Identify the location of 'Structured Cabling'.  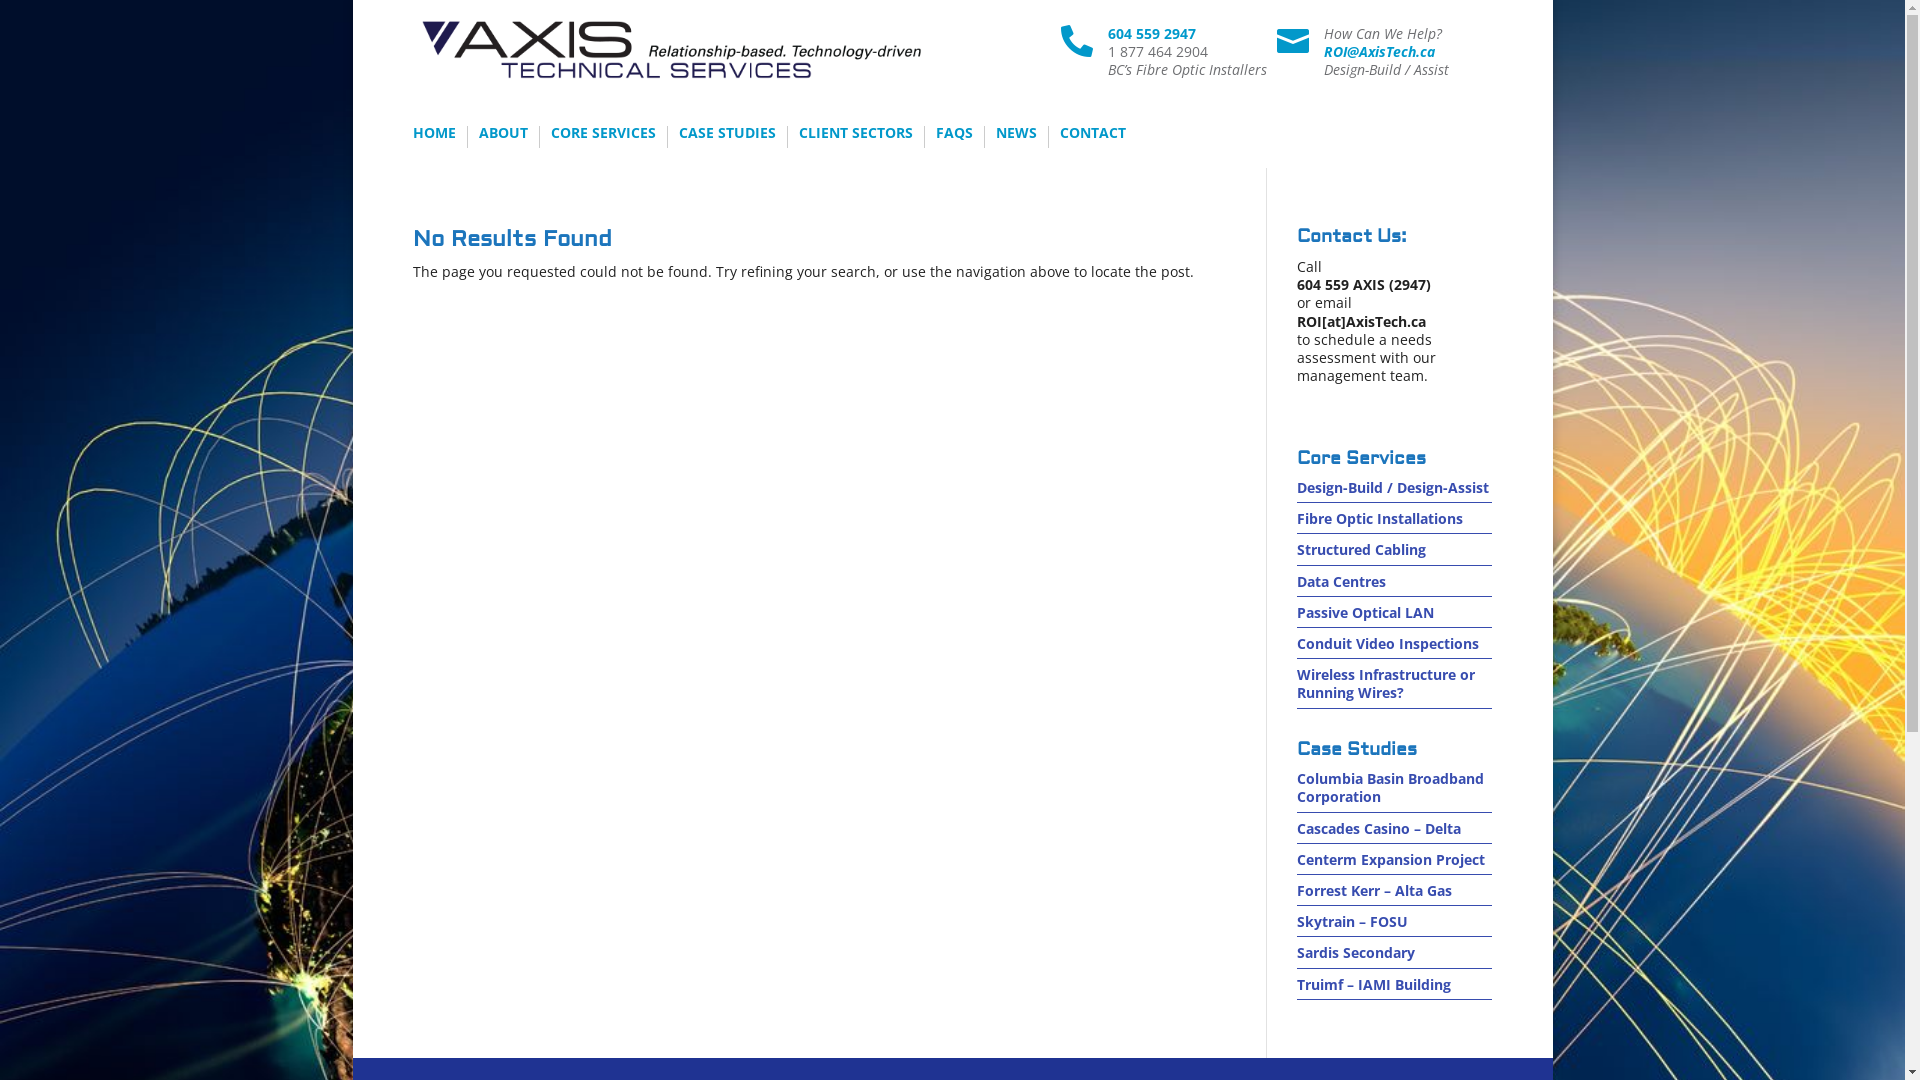
(1360, 549).